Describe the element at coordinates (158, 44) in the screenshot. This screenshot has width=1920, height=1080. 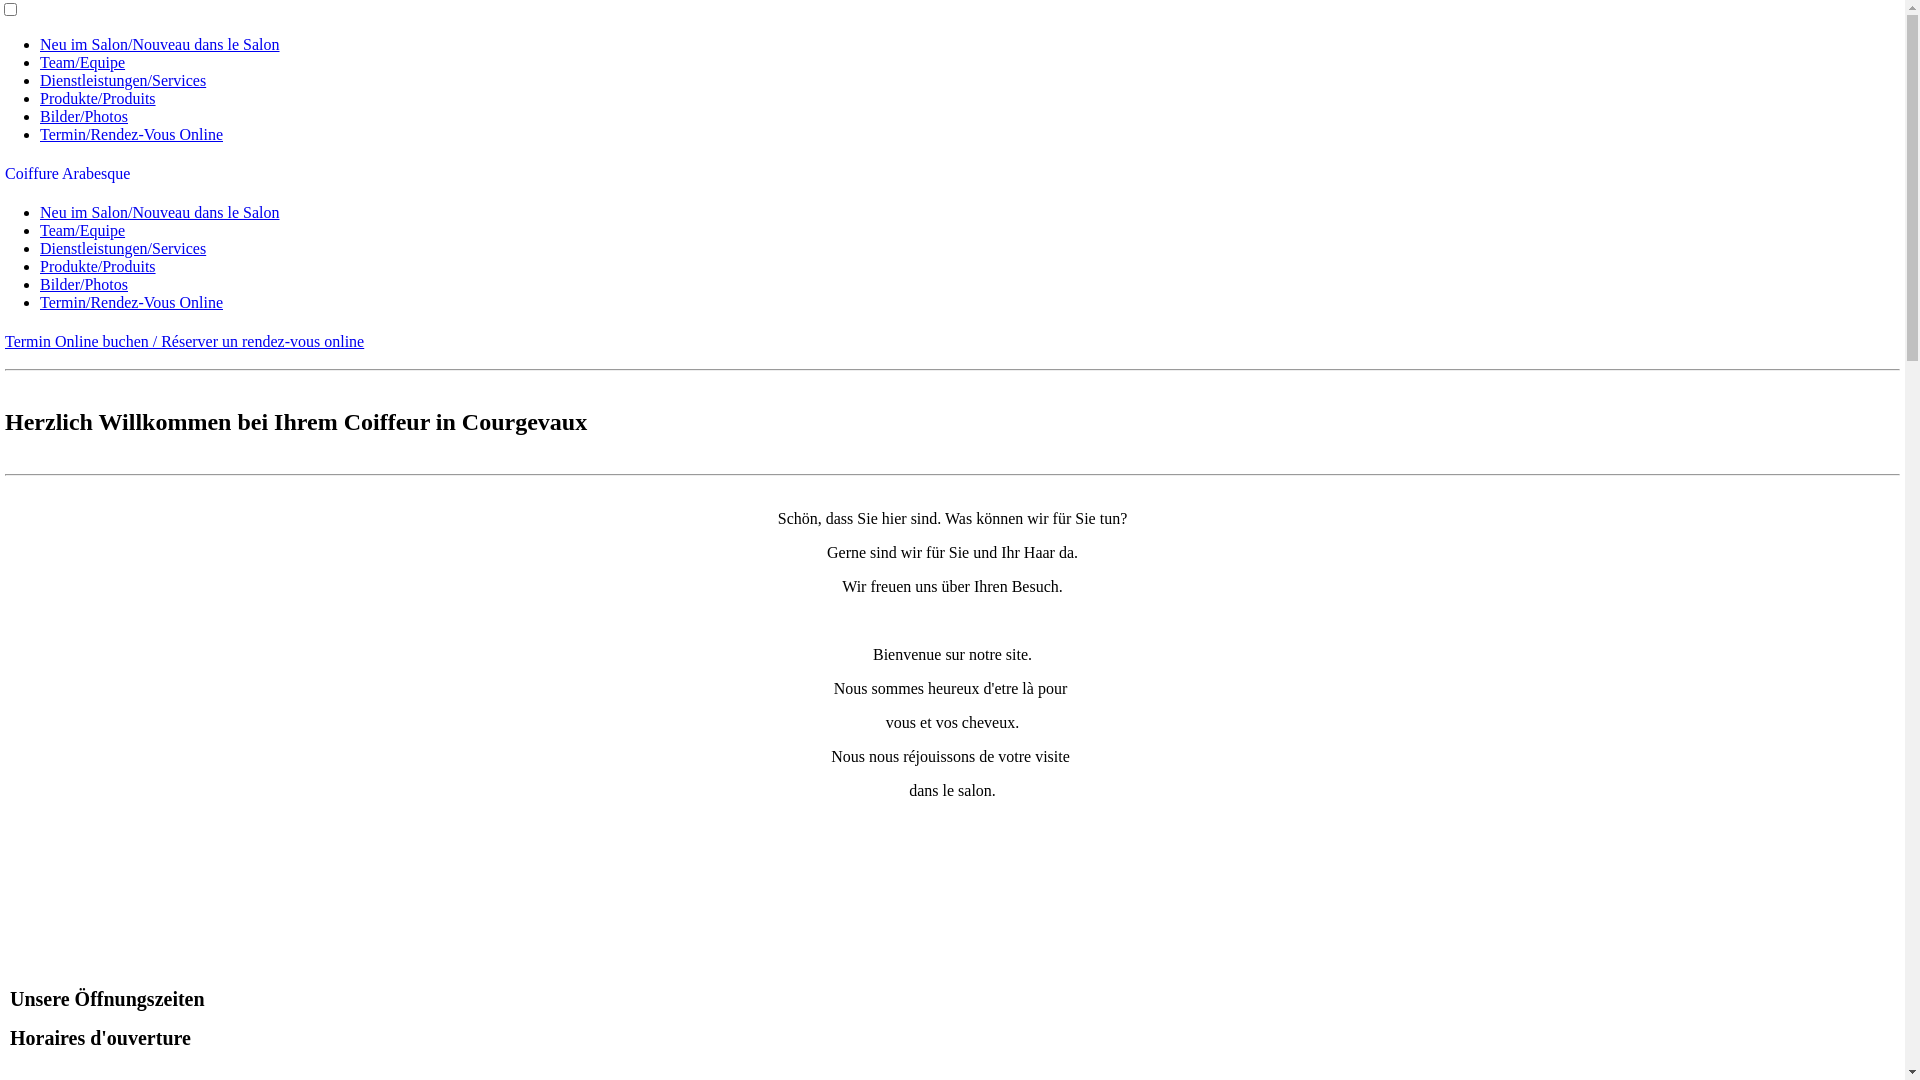
I see `'Neu im Salon/Nouveau dans le Salon'` at that location.